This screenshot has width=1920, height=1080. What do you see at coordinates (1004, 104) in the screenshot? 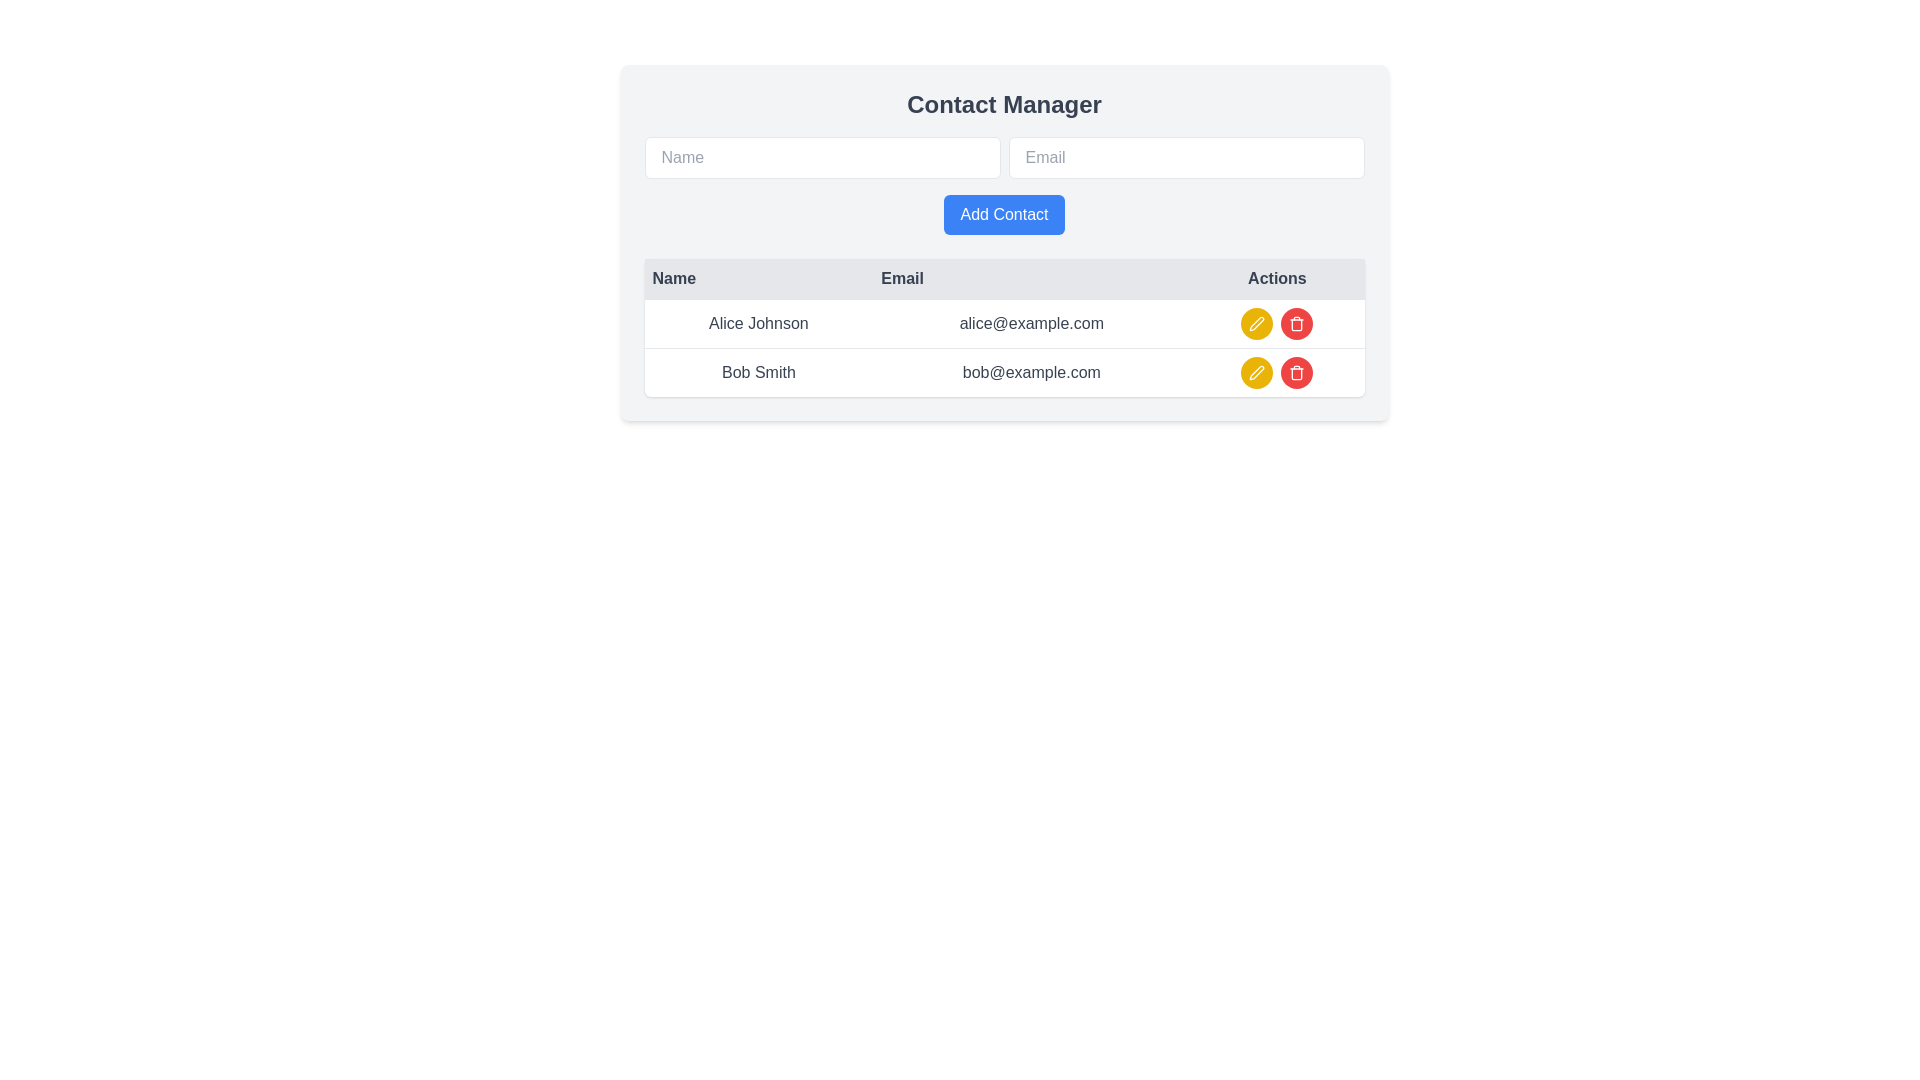
I see `the text heading element labeled 'Contact Manager', which is styled prominently at the top center of the interface` at bounding box center [1004, 104].